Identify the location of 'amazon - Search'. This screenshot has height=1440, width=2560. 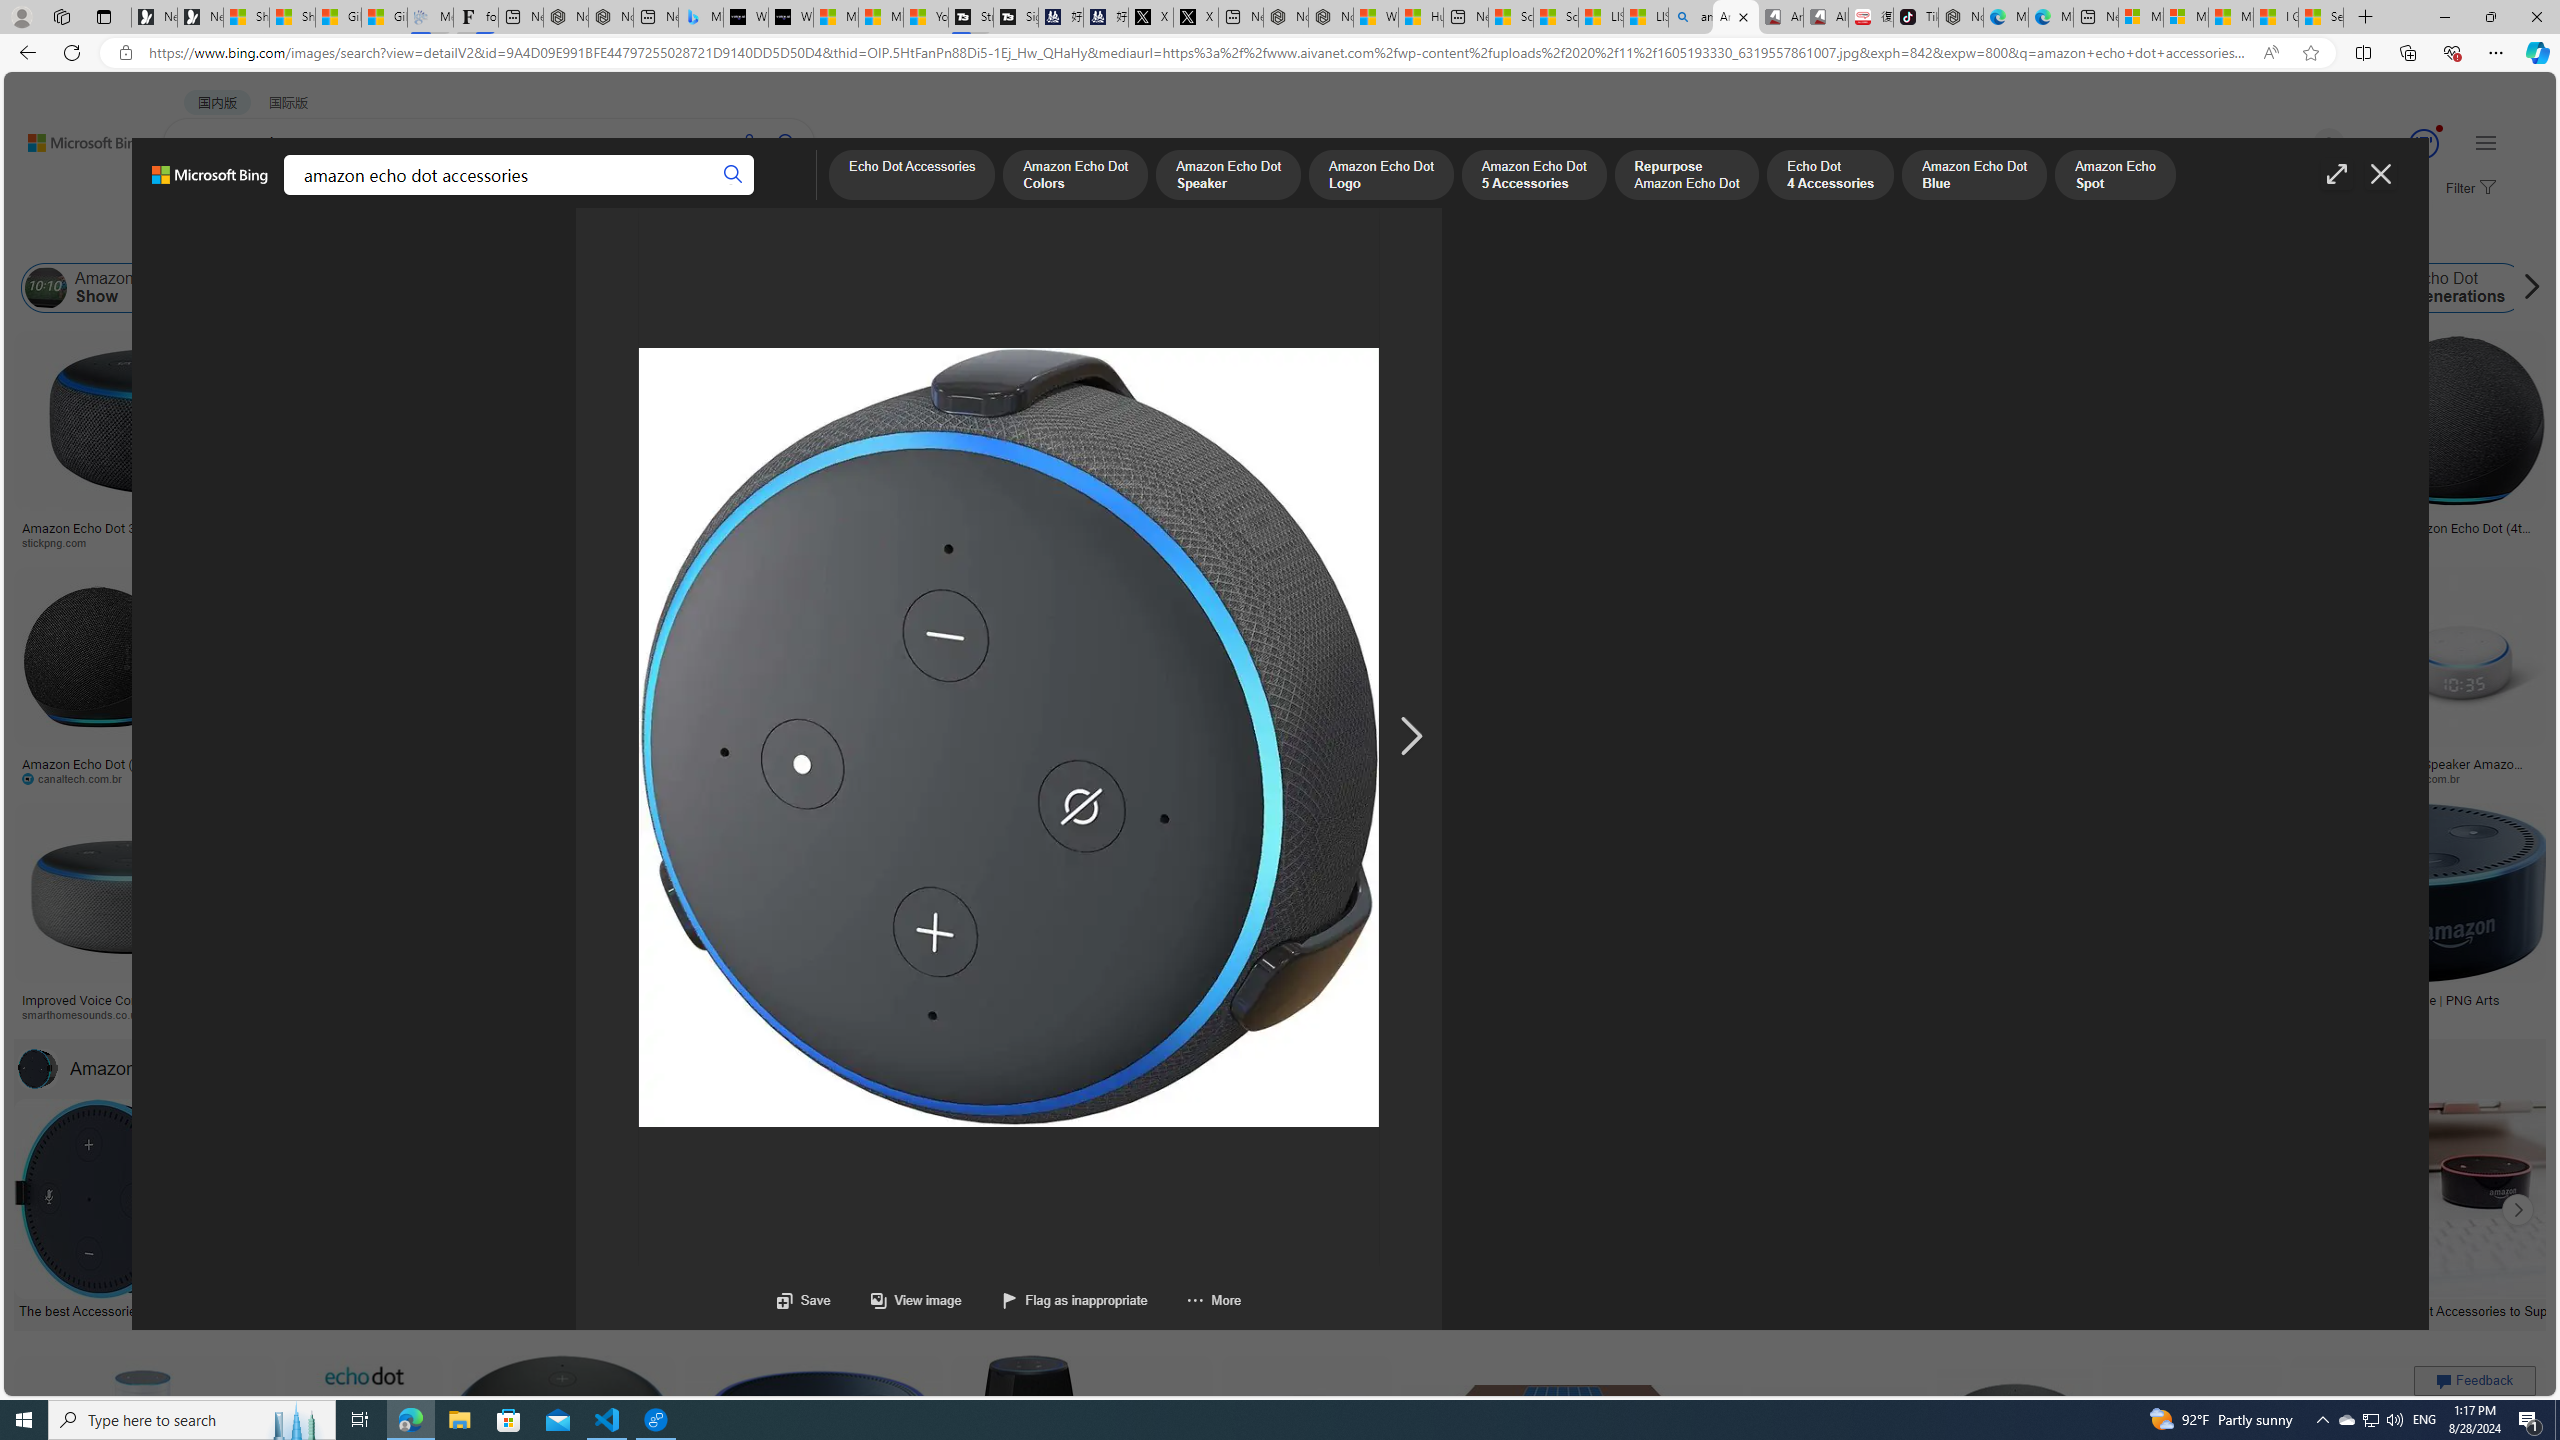
(1689, 16).